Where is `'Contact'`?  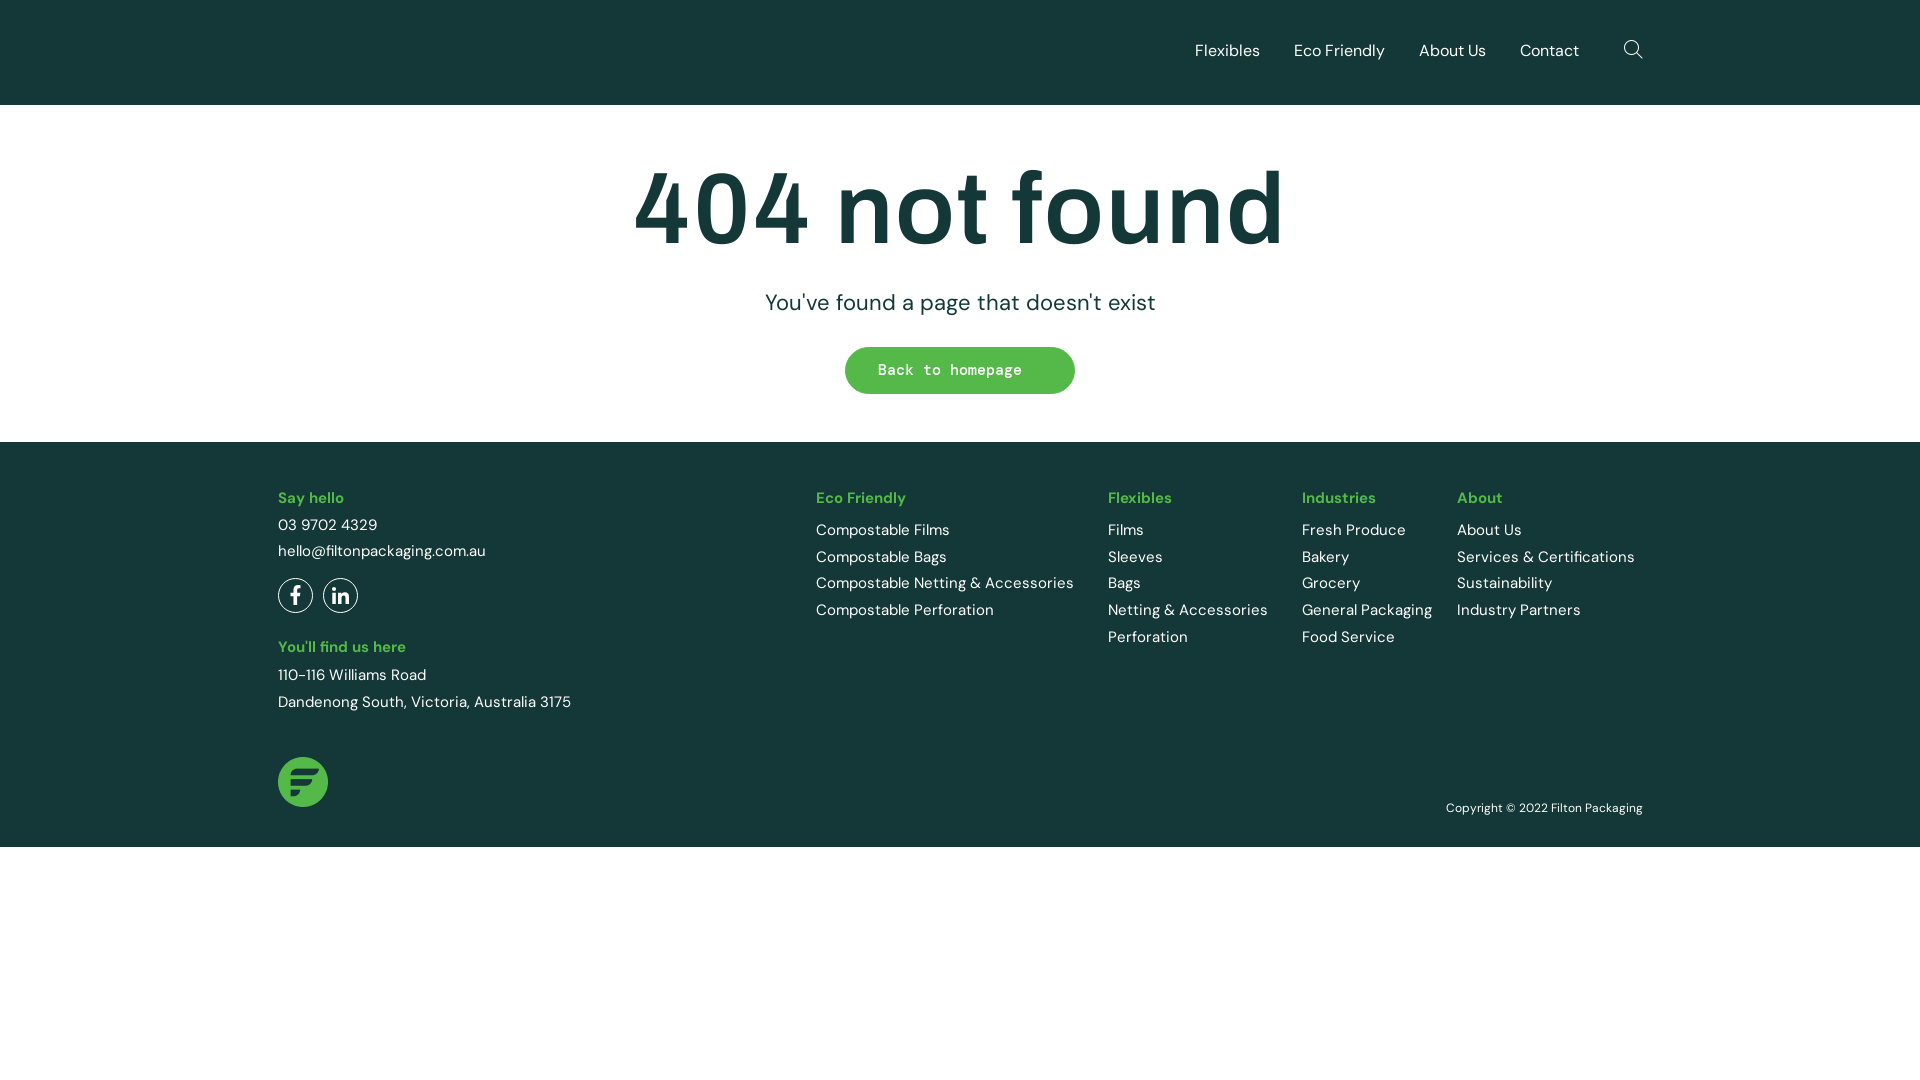 'Contact' is located at coordinates (1548, 49).